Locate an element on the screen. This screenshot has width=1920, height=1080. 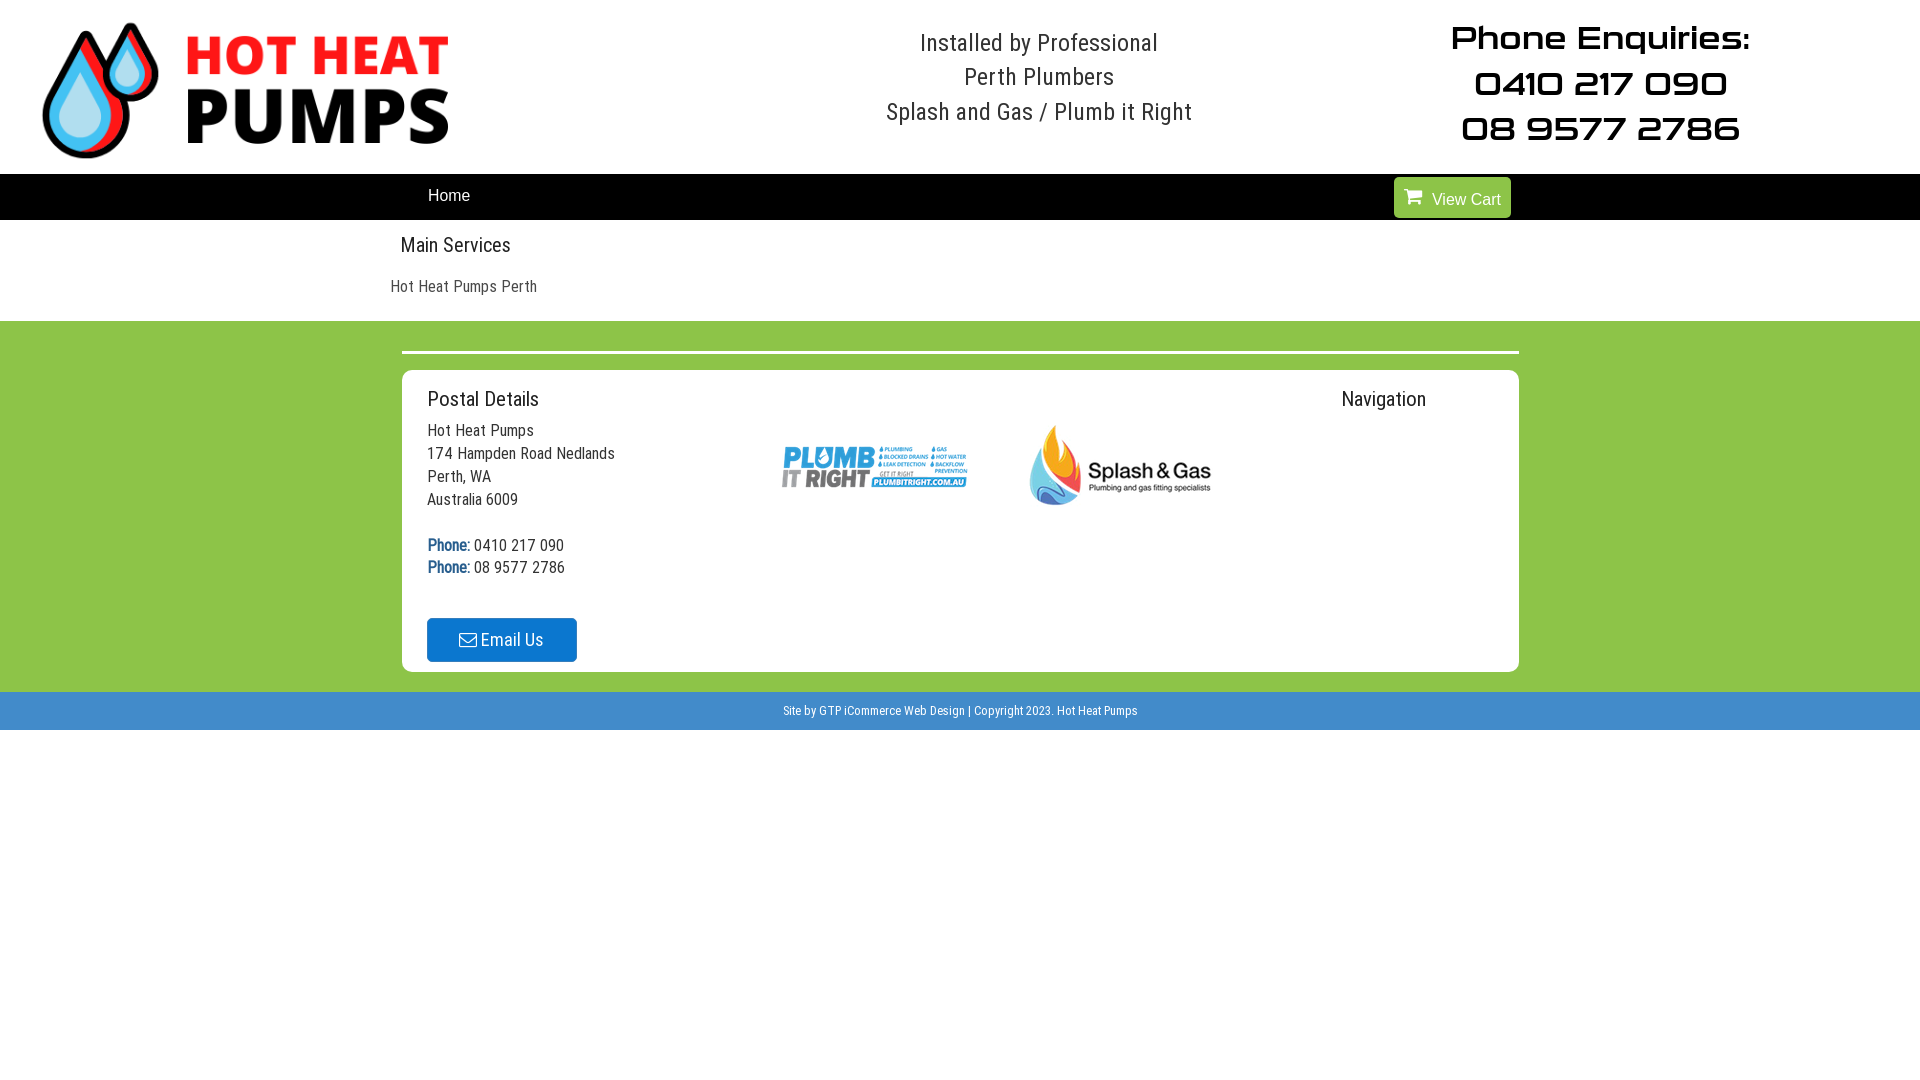
'Email Us' is located at coordinates (500, 640).